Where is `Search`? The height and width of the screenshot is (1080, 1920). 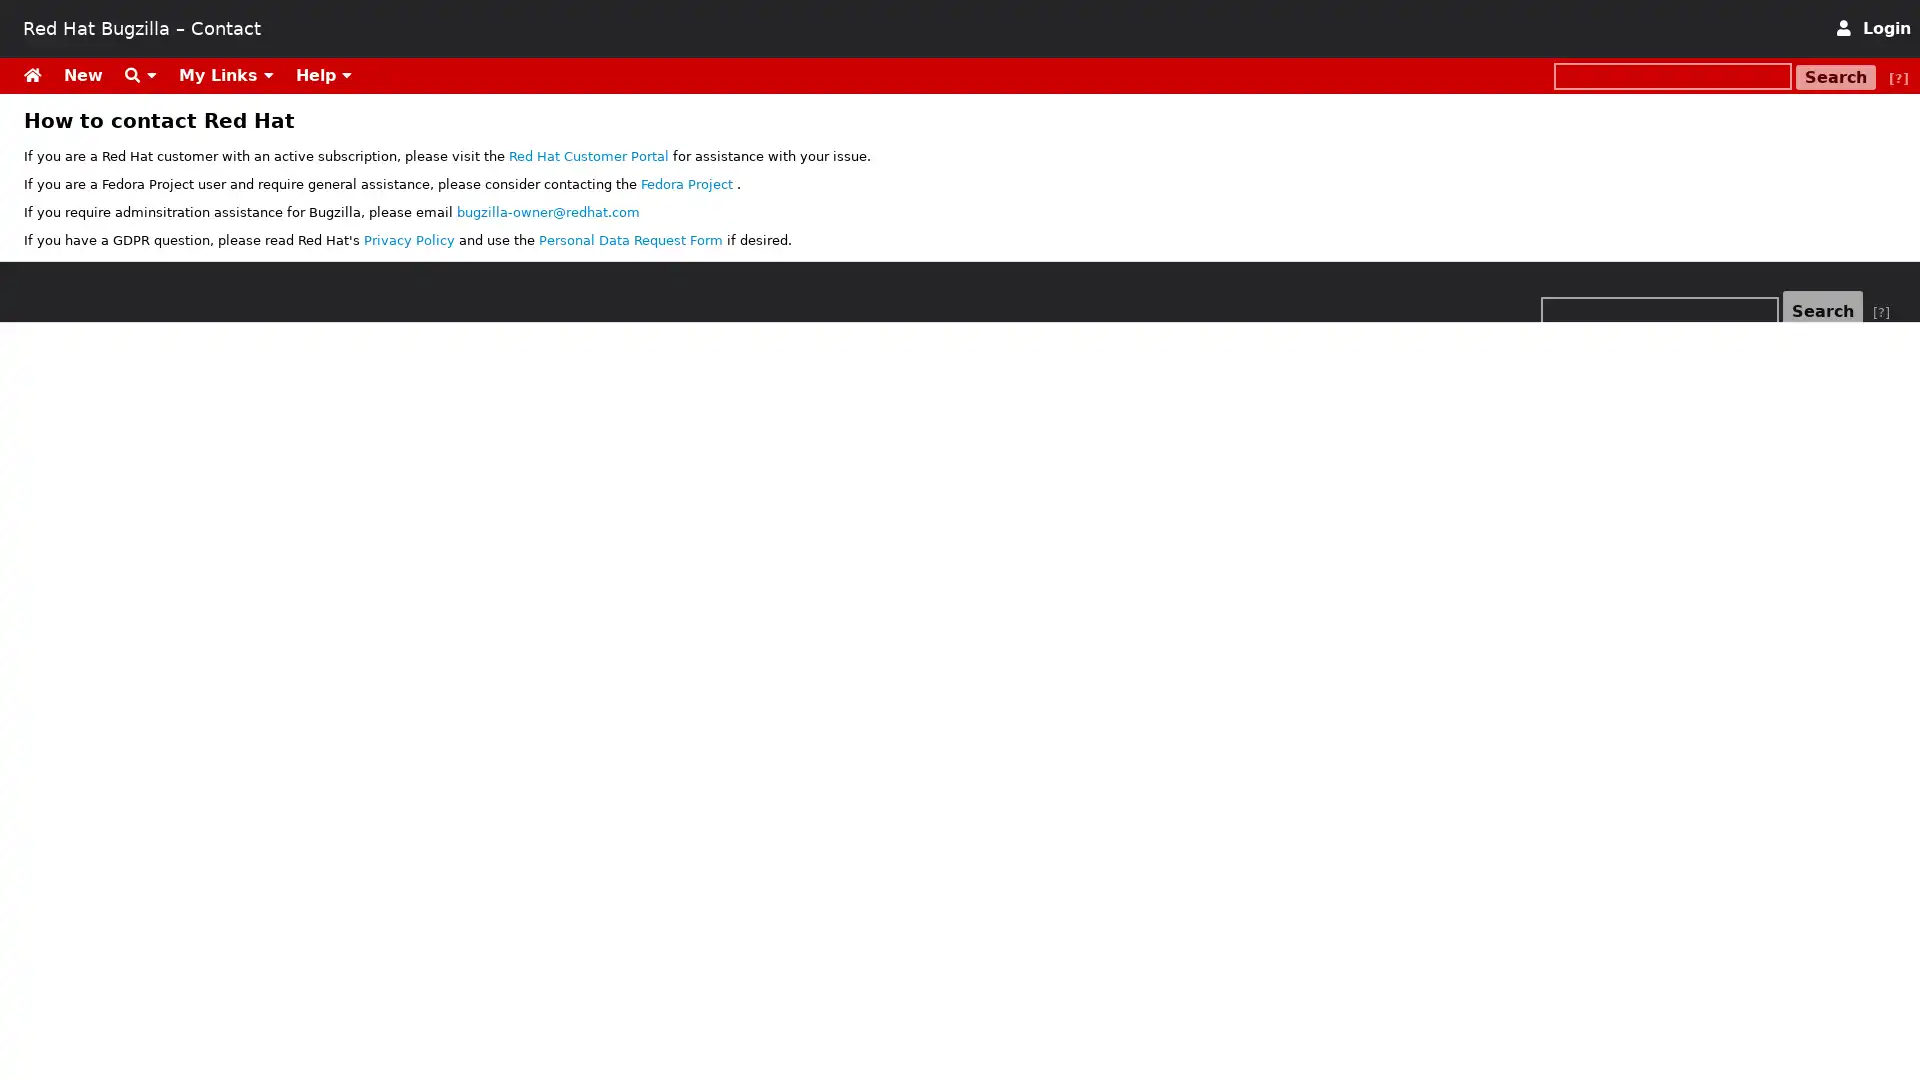 Search is located at coordinates (1823, 311).